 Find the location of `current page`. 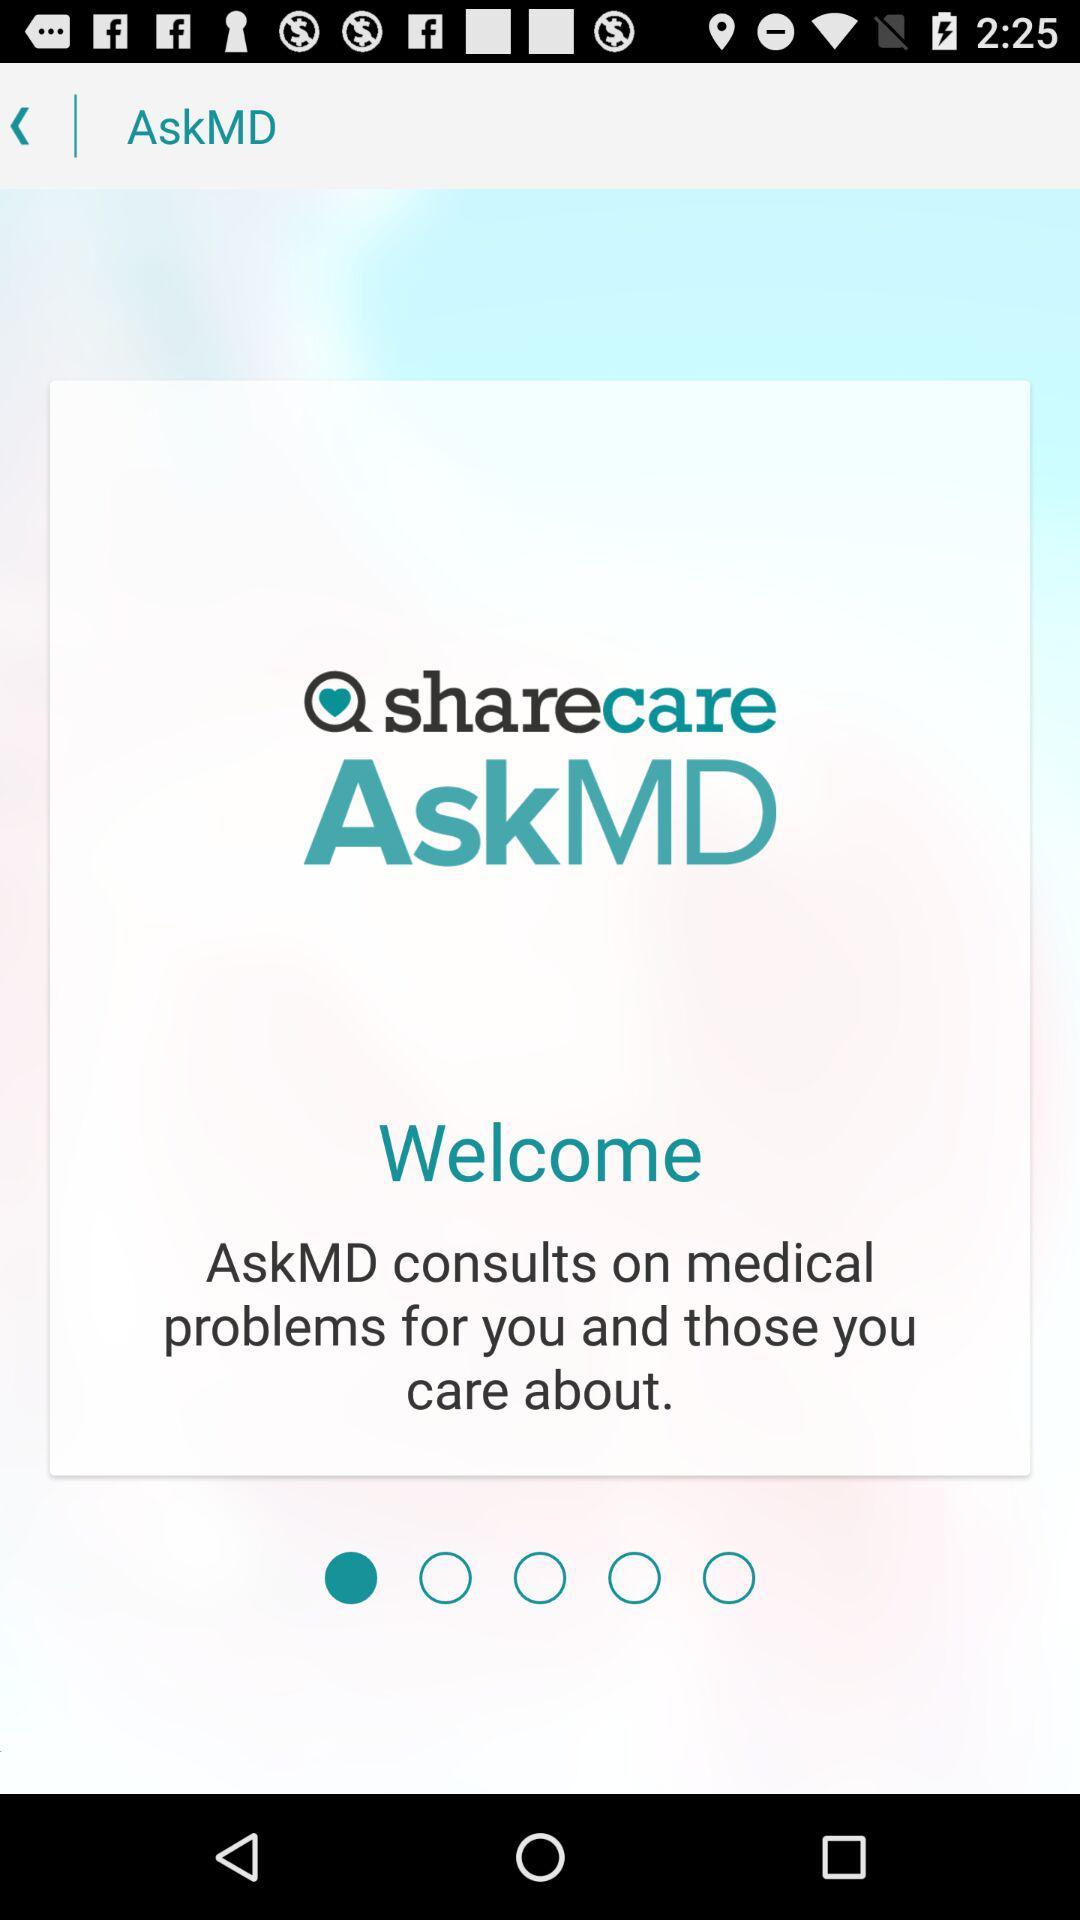

current page is located at coordinates (350, 1577).